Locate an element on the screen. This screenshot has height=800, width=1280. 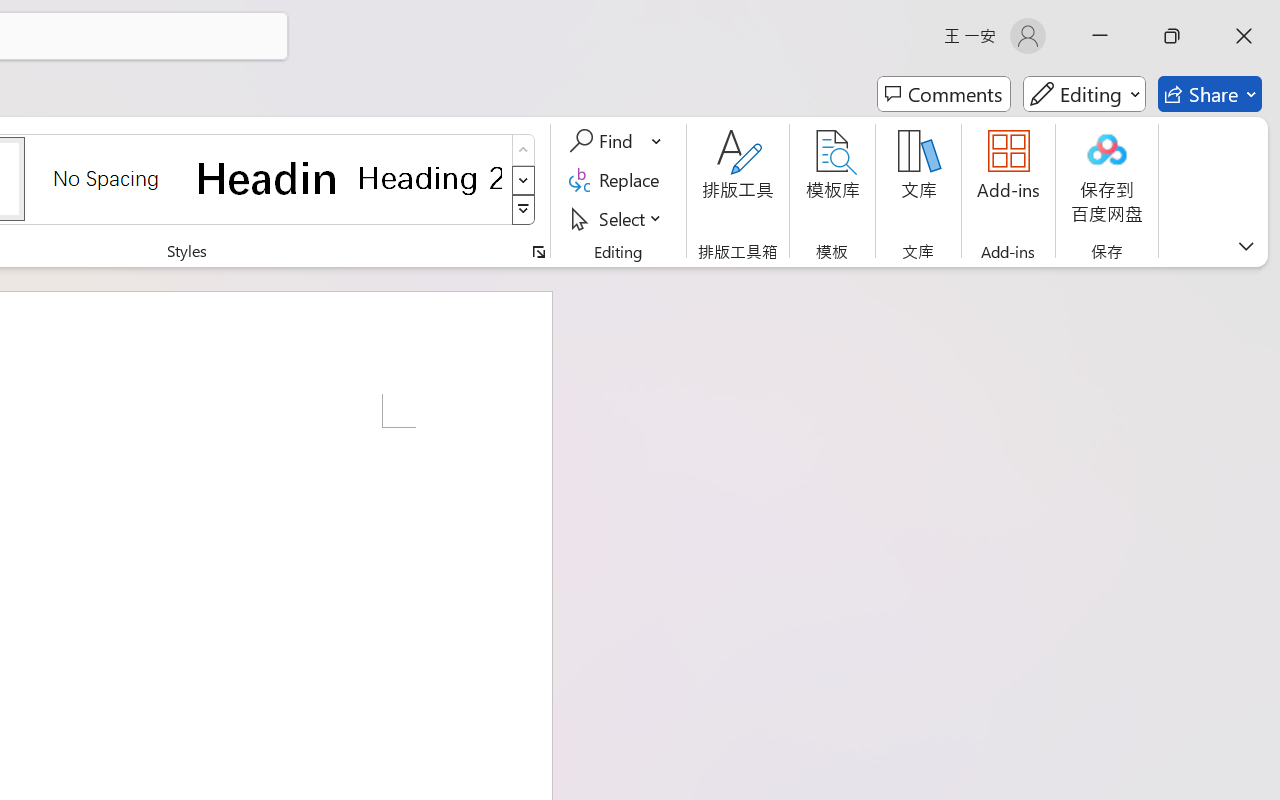
'Select' is located at coordinates (617, 218).